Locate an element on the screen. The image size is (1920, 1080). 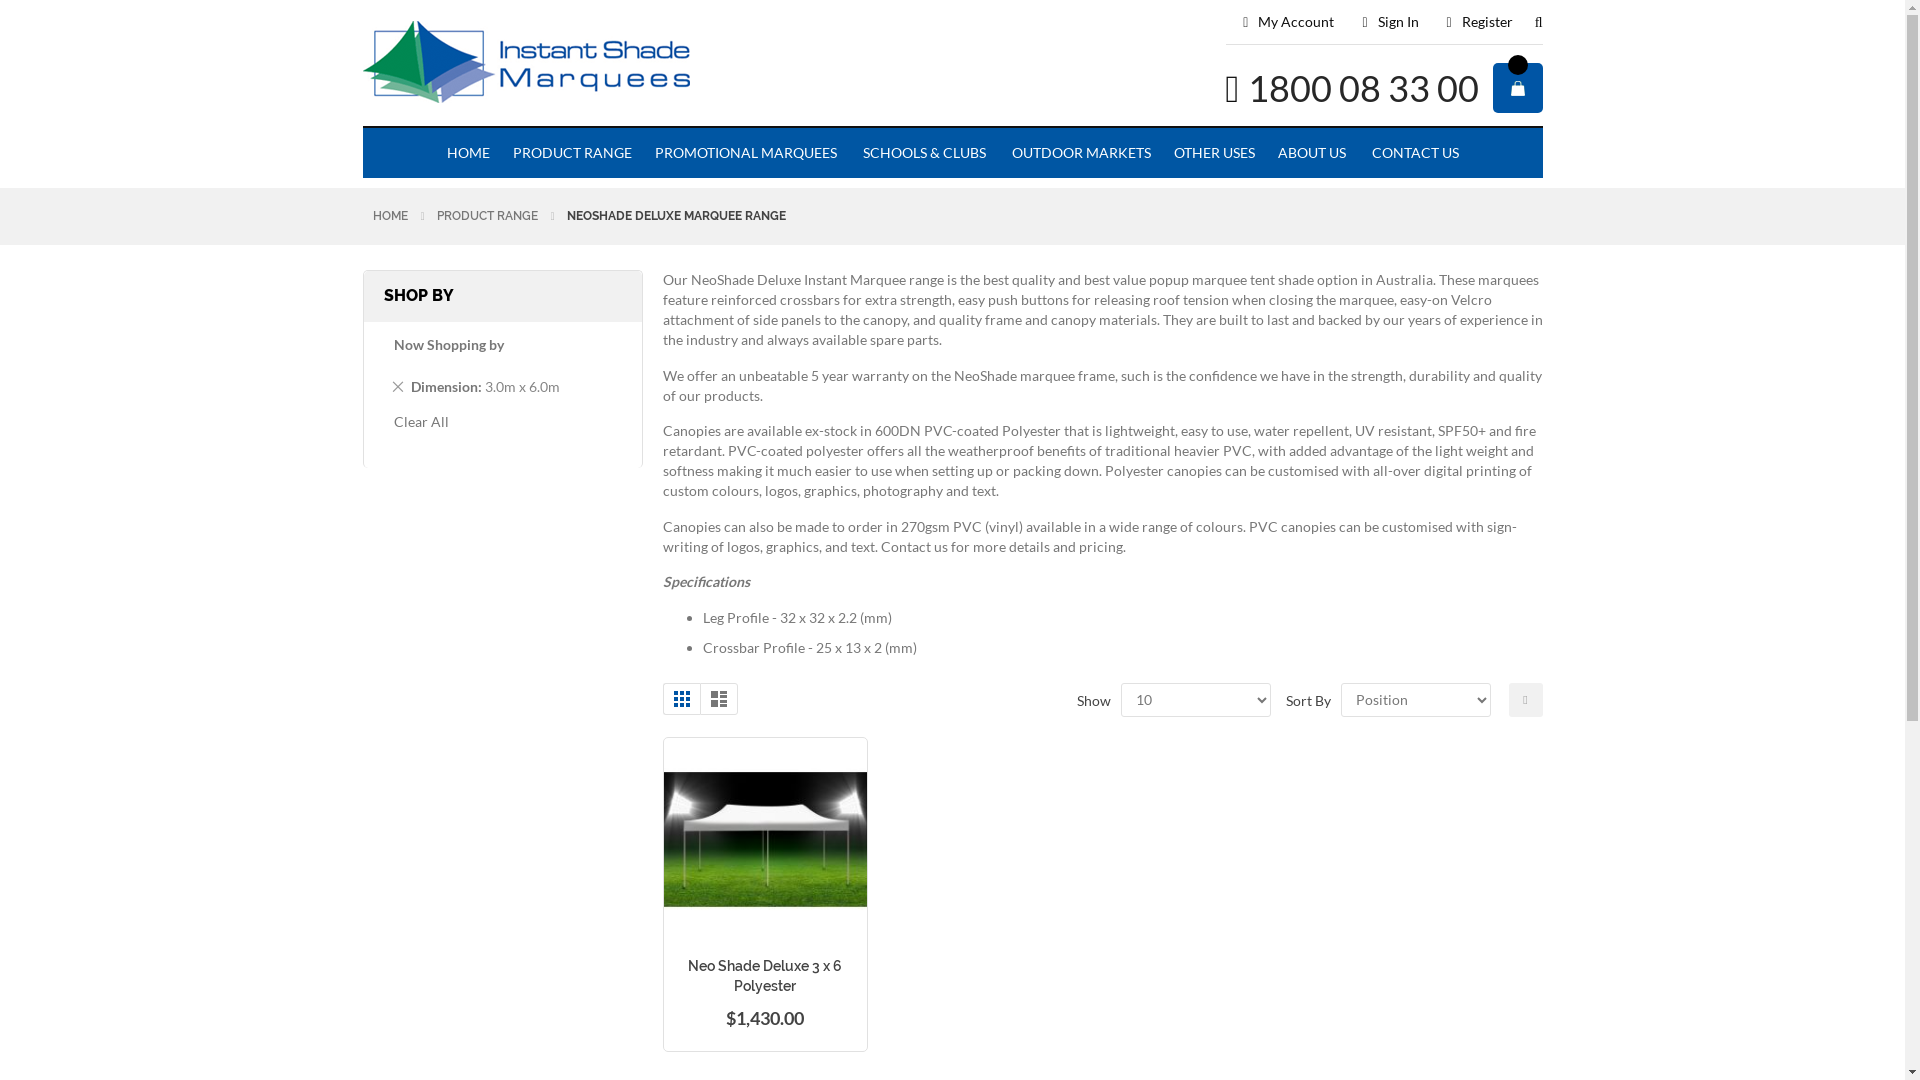
'List' is located at coordinates (700, 697).